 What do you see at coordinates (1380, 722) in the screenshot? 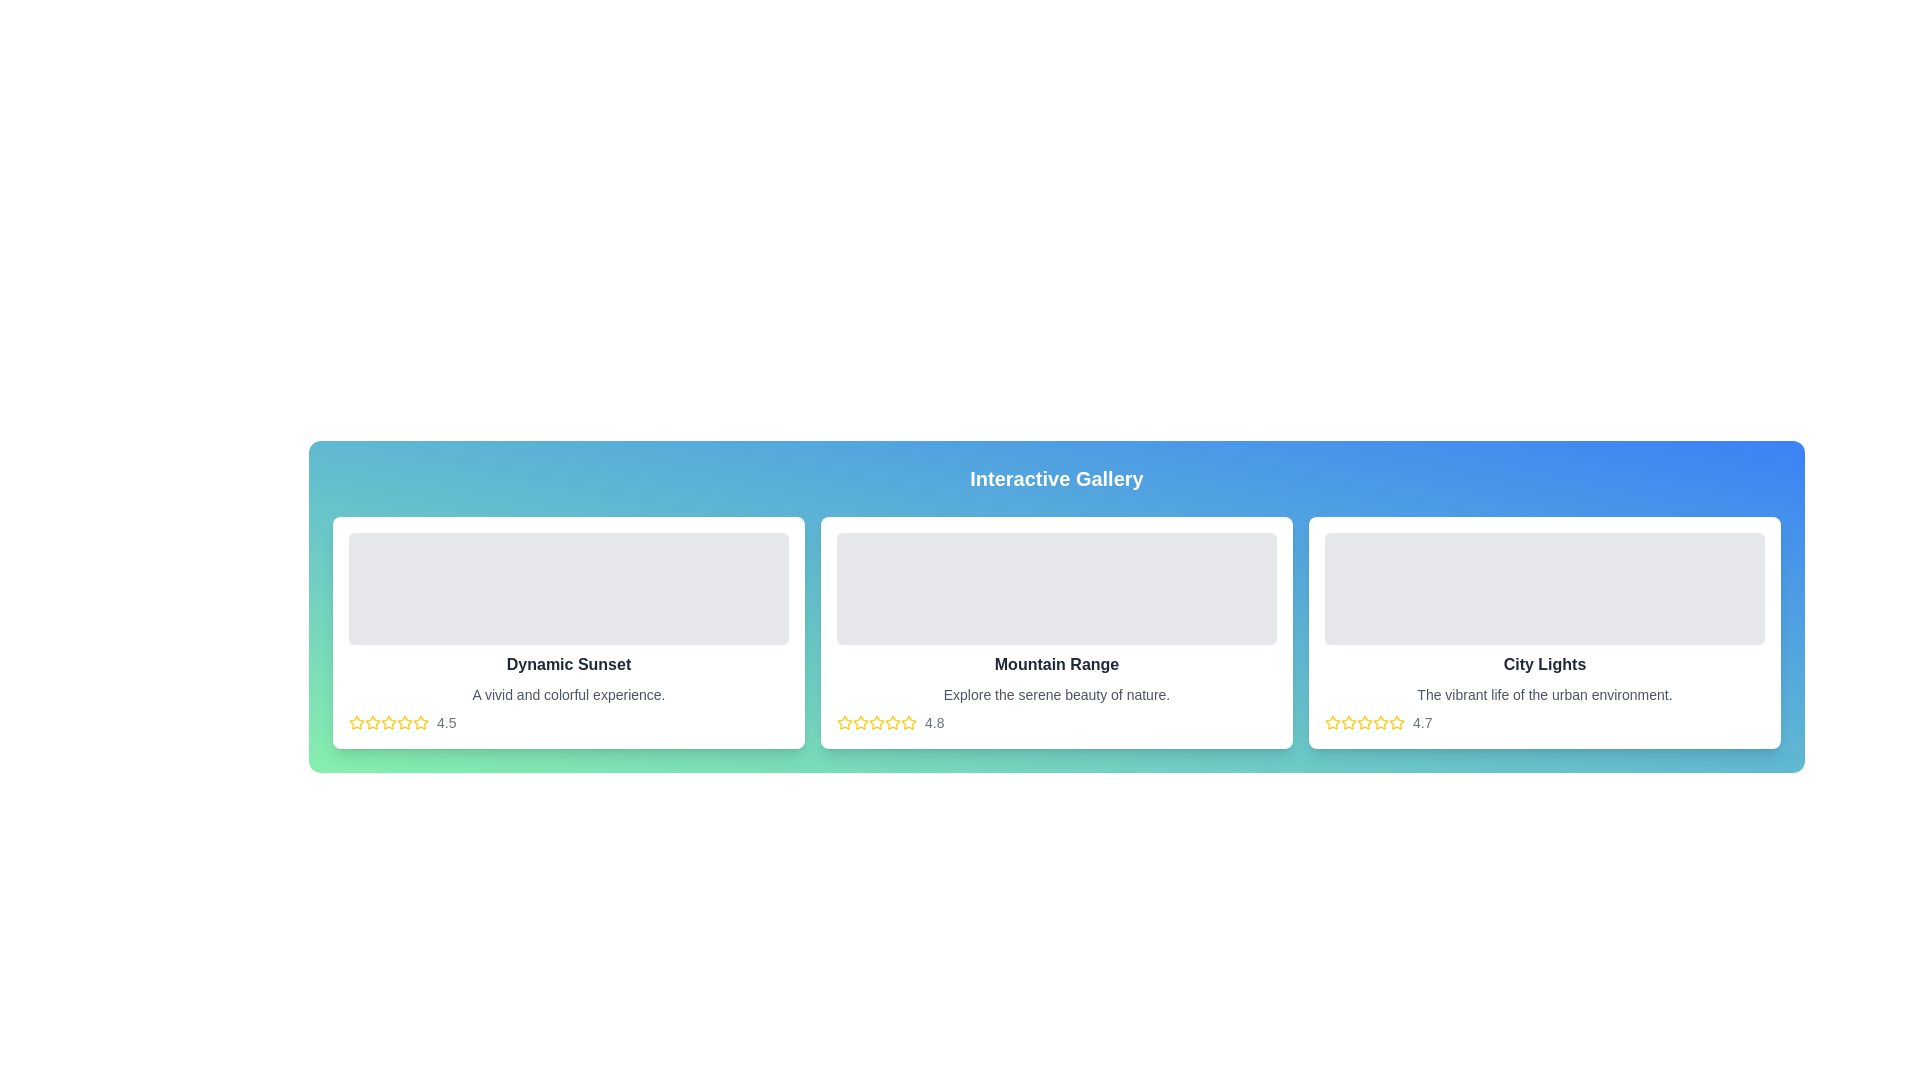
I see `the sixth star icon in the 5-star rating system under the 'City Lights' card, located at the bottom-center of the card` at bounding box center [1380, 722].